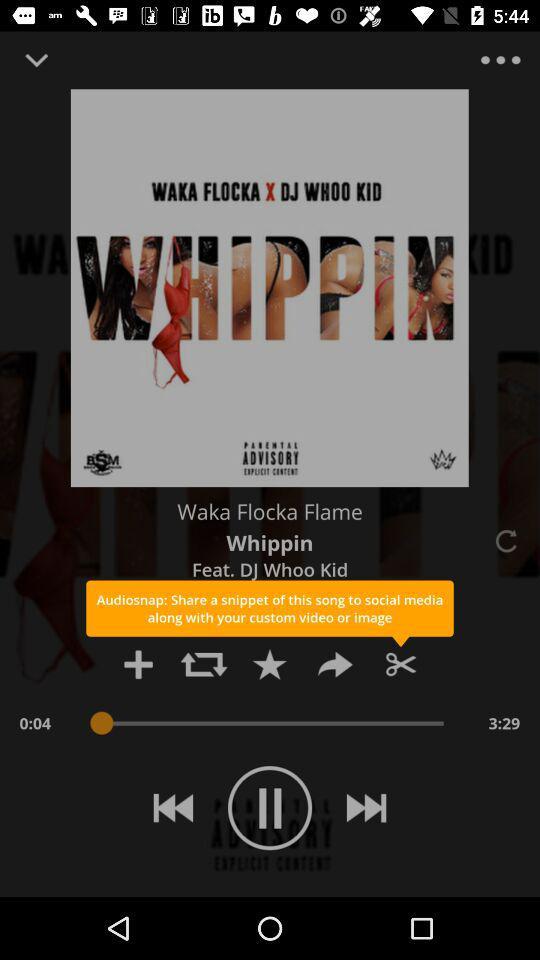  Describe the element at coordinates (36, 59) in the screenshot. I see `the expand_more icon` at that location.